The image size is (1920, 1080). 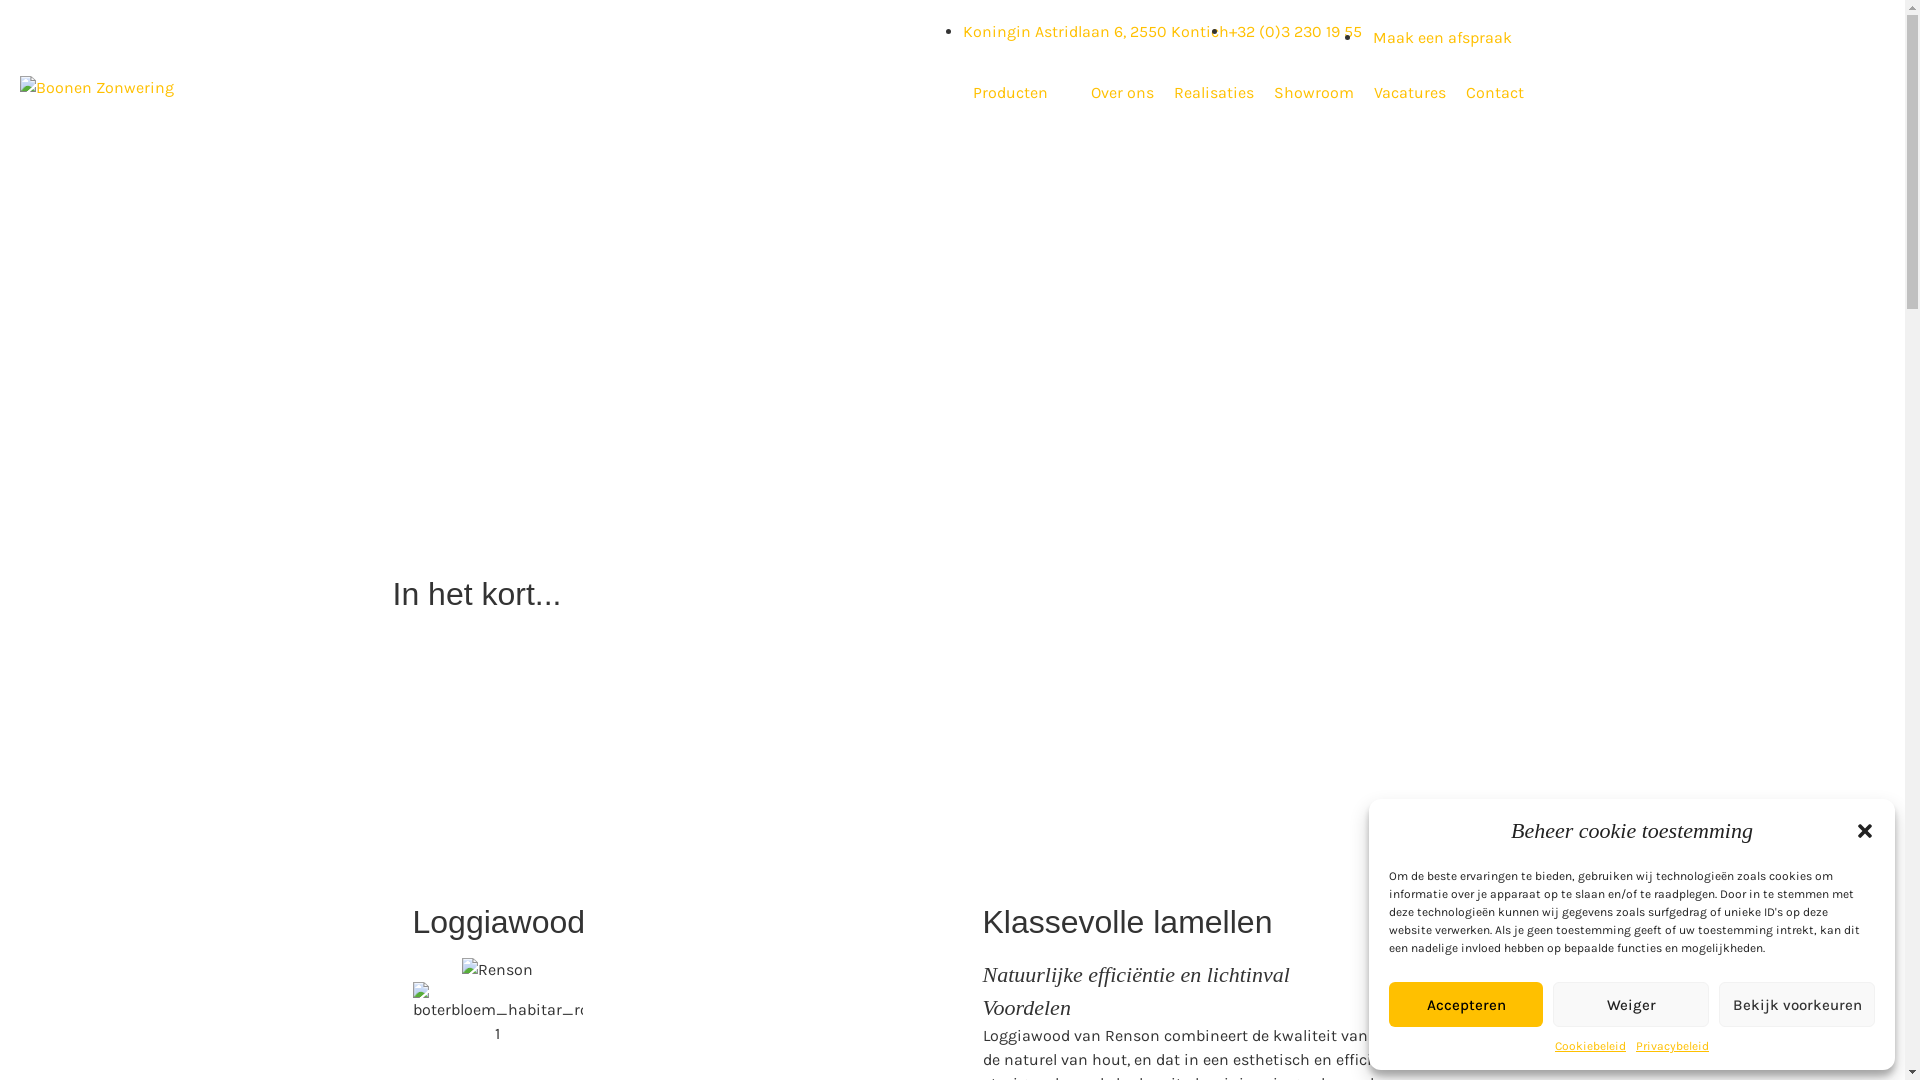 I want to click on 'Maak een afspraak', so click(x=1441, y=37).